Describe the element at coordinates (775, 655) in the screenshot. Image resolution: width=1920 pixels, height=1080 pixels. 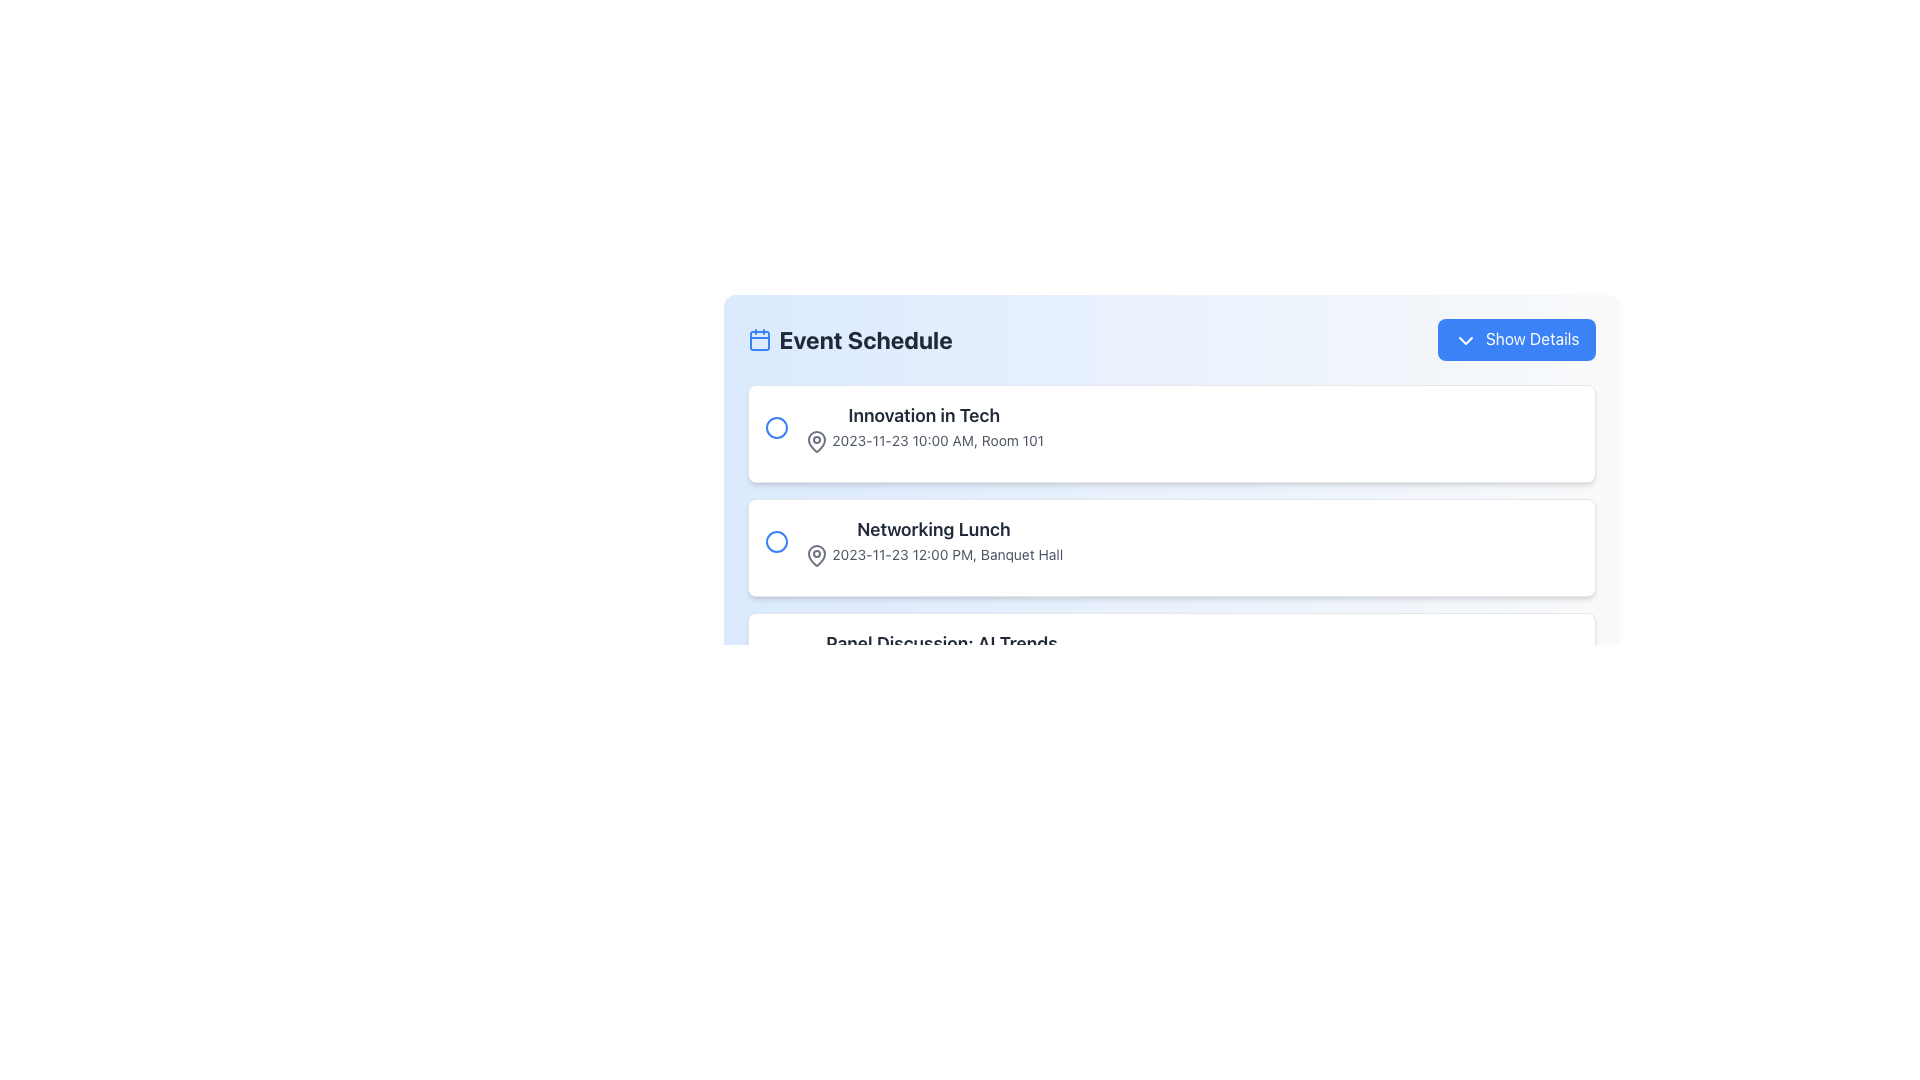
I see `the status circle located to the left of the event title in the third visible event entry` at that location.